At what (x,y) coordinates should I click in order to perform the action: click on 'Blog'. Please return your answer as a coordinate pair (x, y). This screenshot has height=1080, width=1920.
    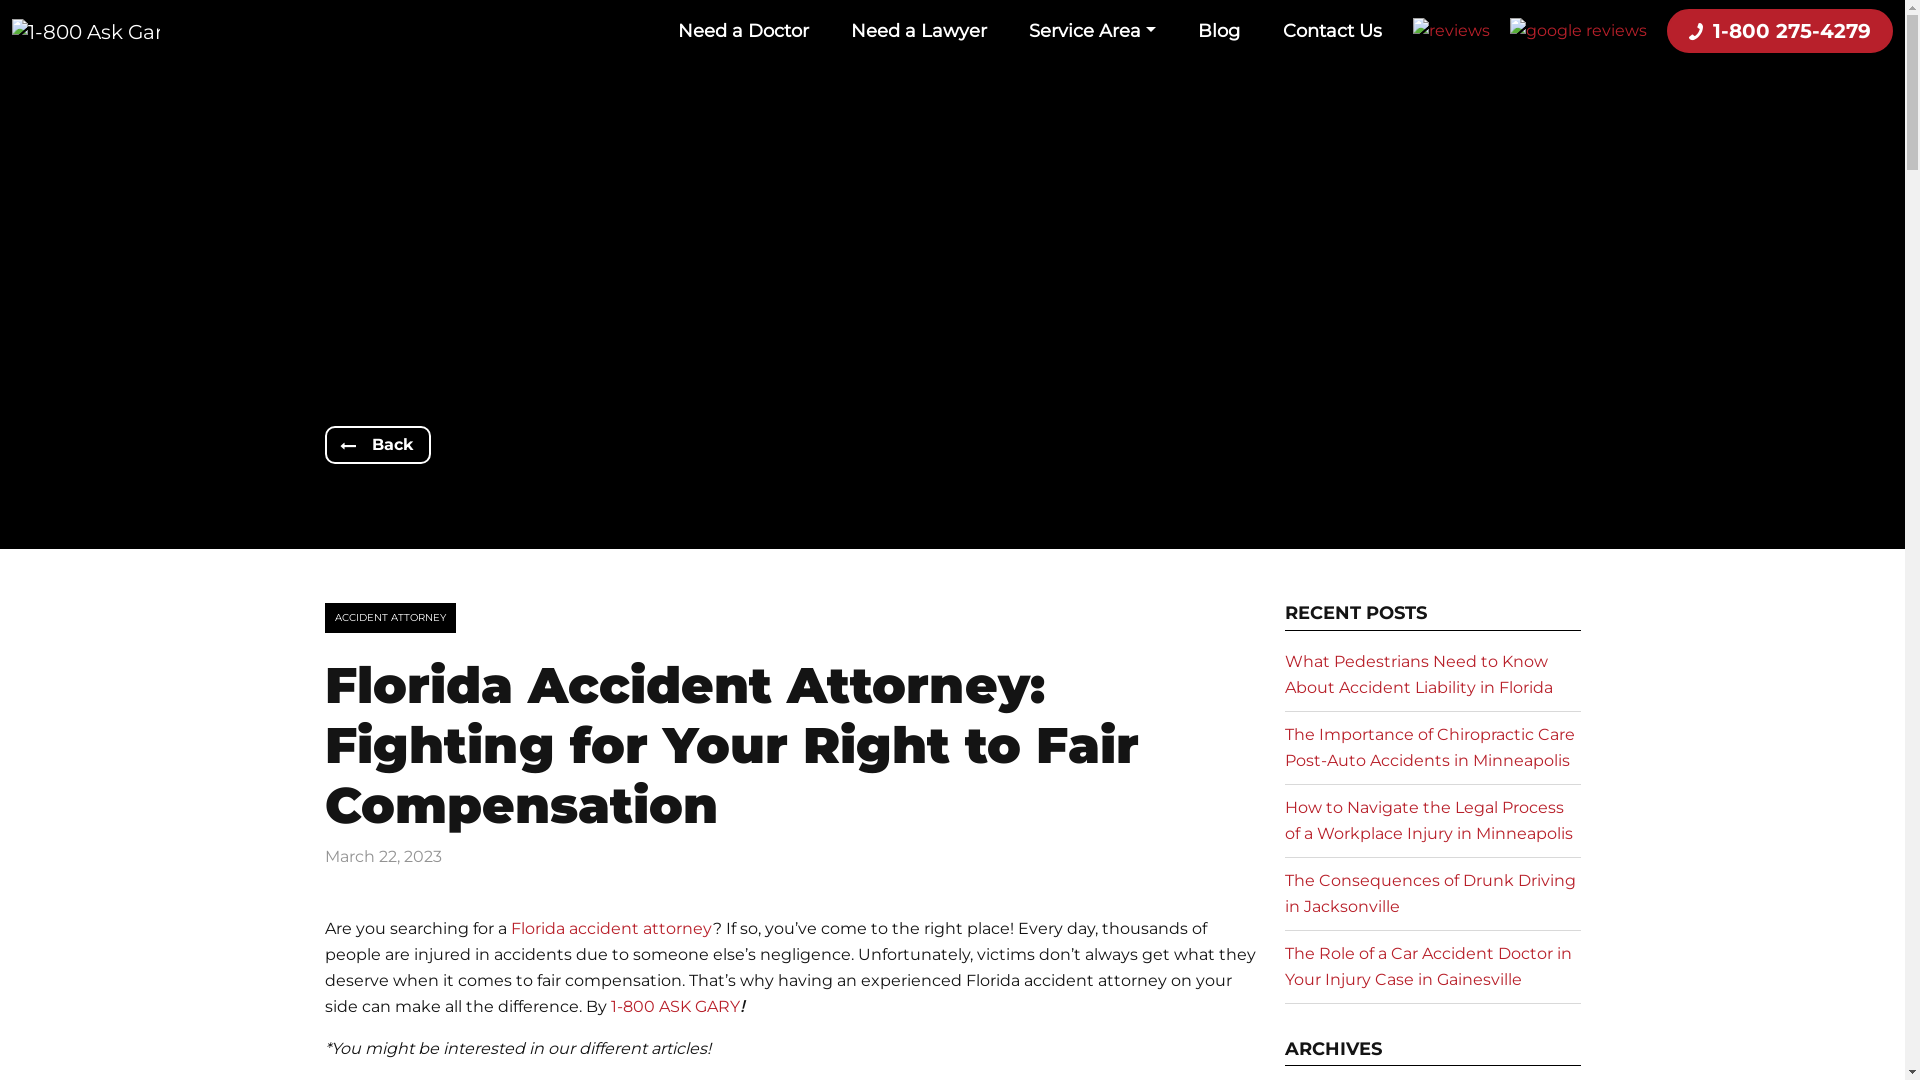
    Looking at the image, I should click on (1218, 30).